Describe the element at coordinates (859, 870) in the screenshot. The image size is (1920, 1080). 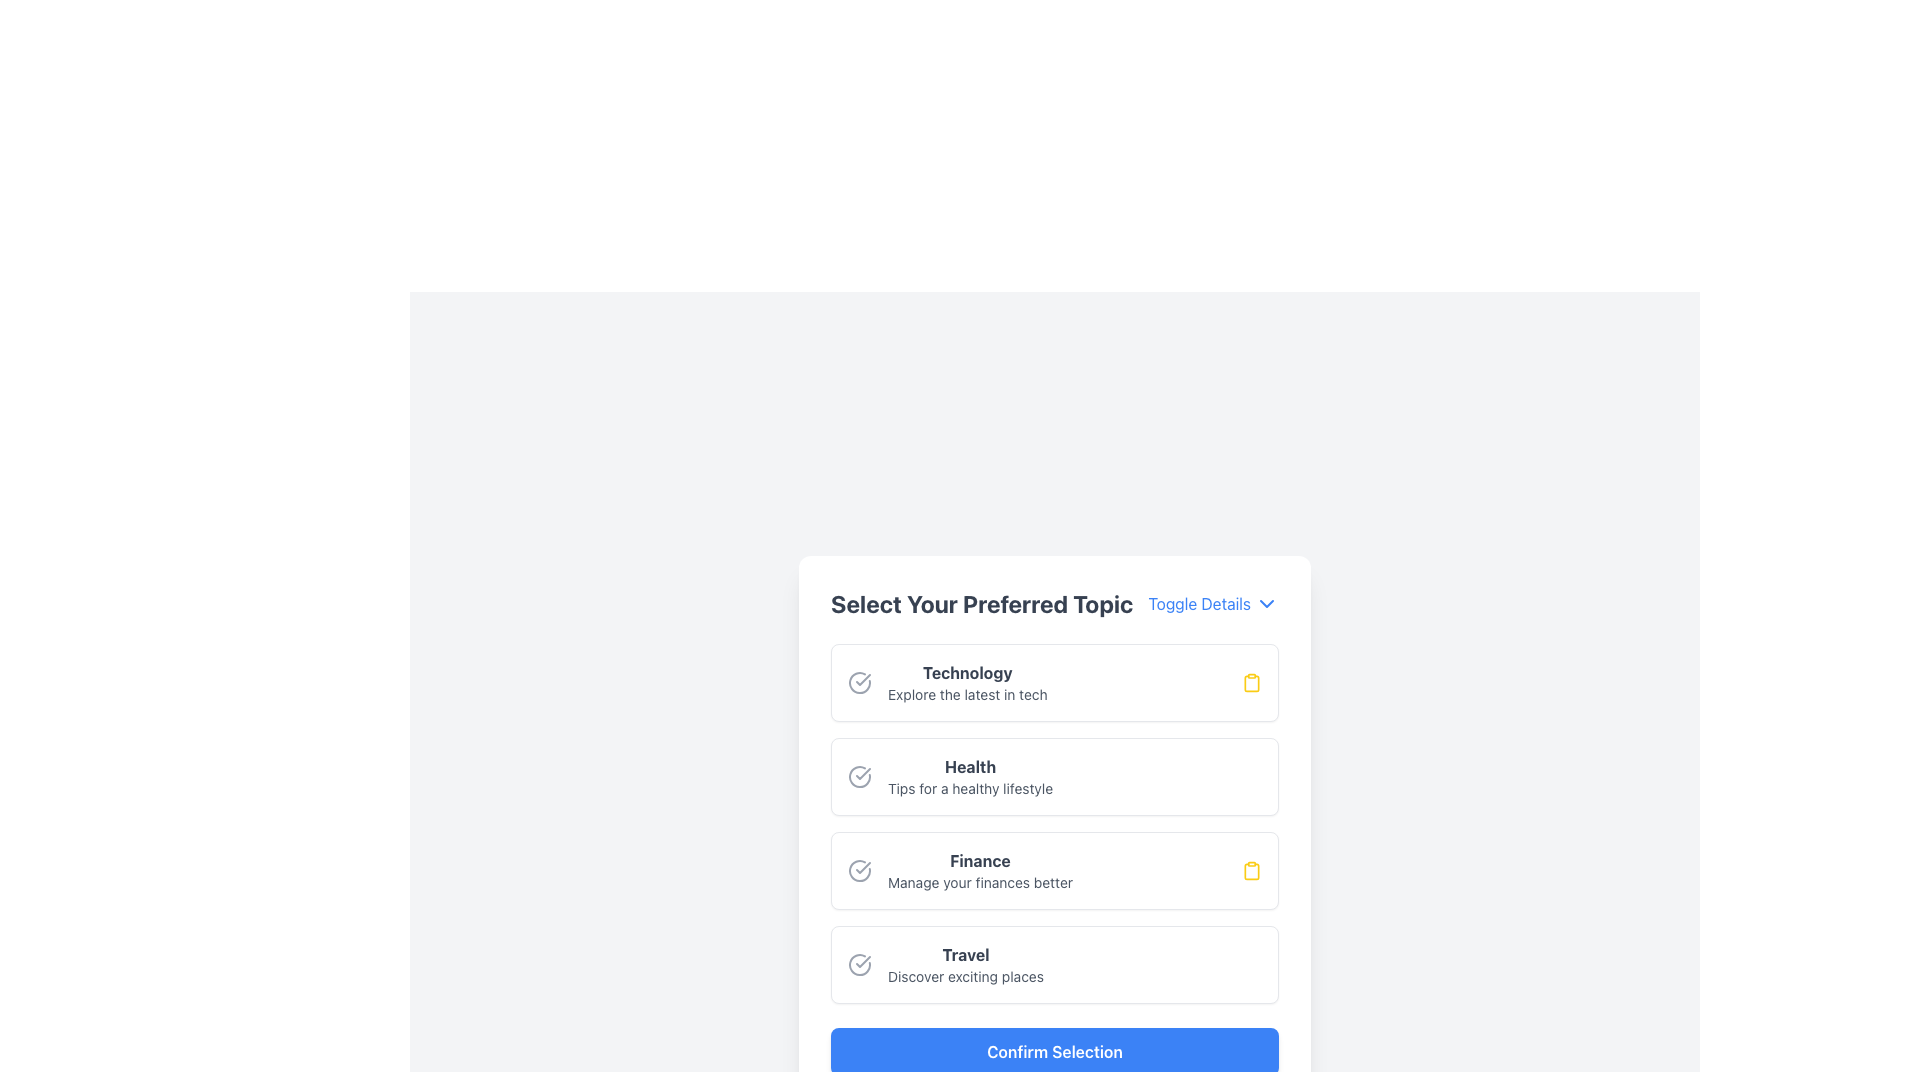
I see `the decorative SVG icon located within the circle-shaped graphic icon to the left of the 'Finance' topic` at that location.